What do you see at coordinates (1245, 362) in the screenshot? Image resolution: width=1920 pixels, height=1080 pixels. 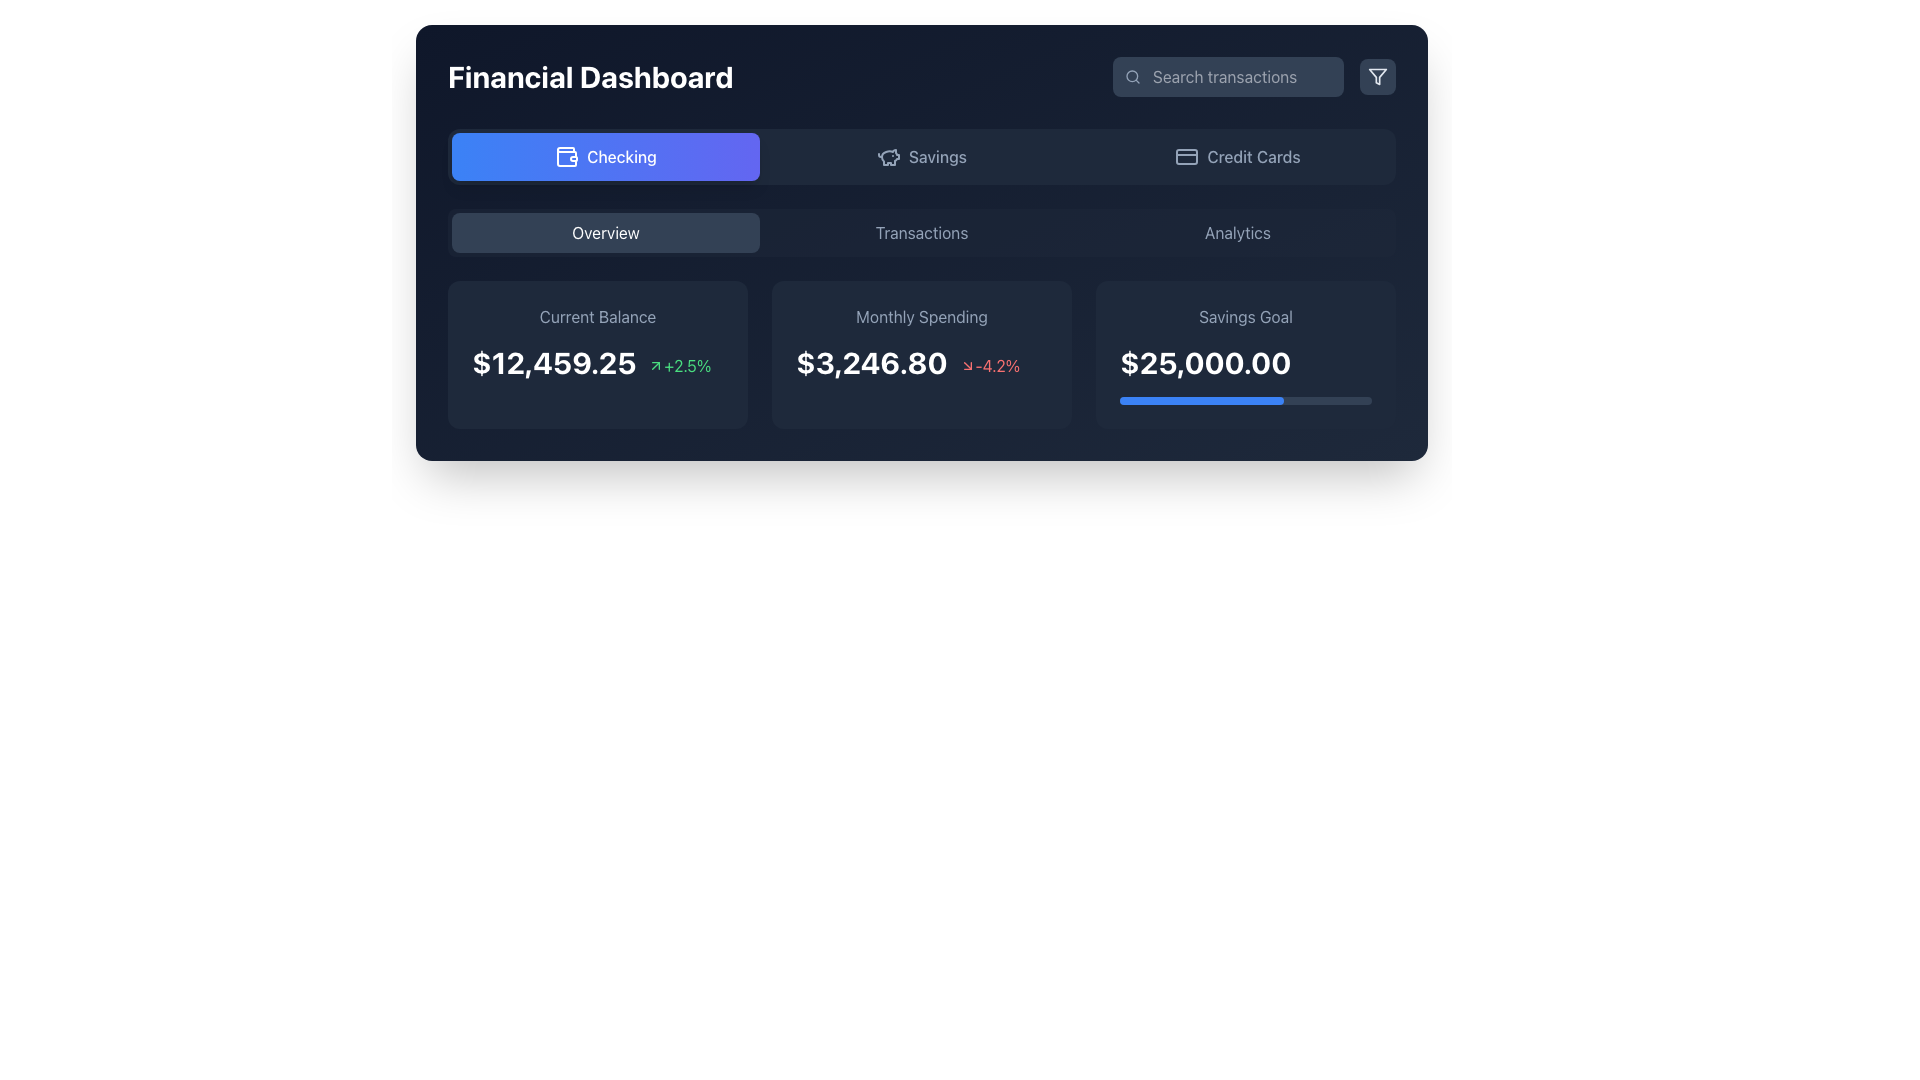 I see `the text display that shows the savings goal amount, located within the 'Savings Goal' section of the 'Financial Dashboard' interface` at bounding box center [1245, 362].